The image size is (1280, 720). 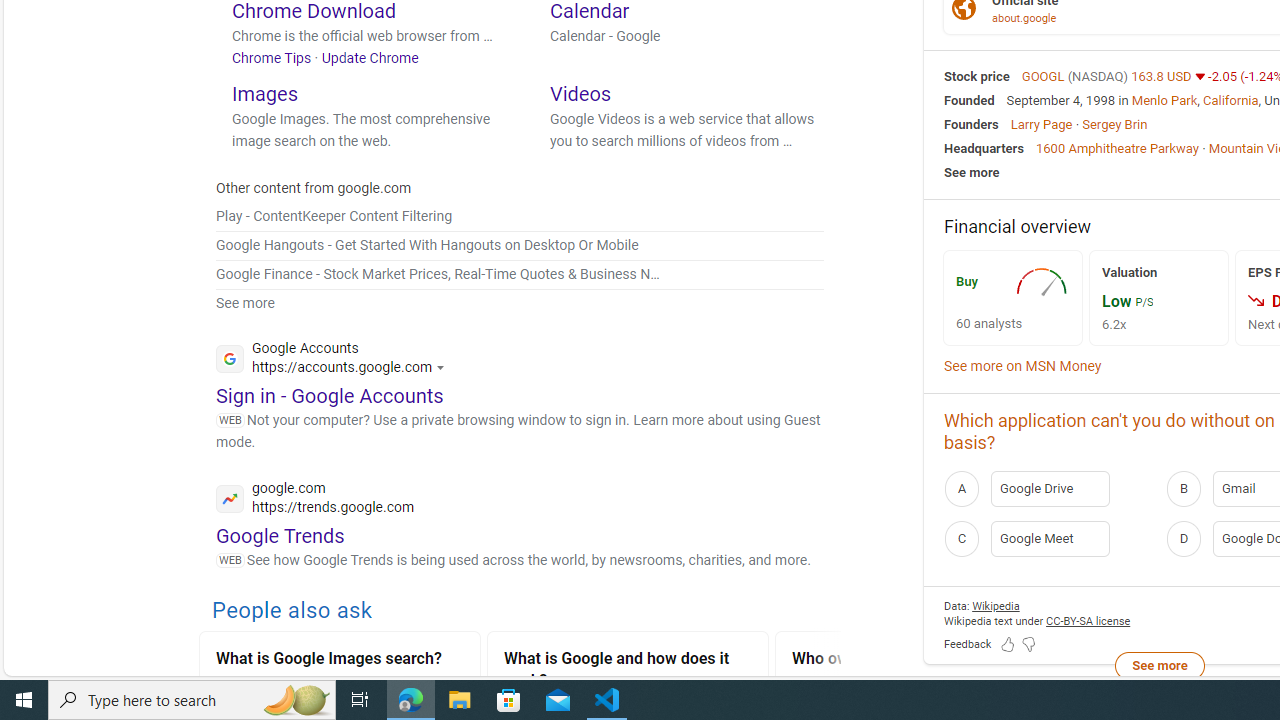 What do you see at coordinates (977, 74) in the screenshot?
I see `'Stock price'` at bounding box center [977, 74].